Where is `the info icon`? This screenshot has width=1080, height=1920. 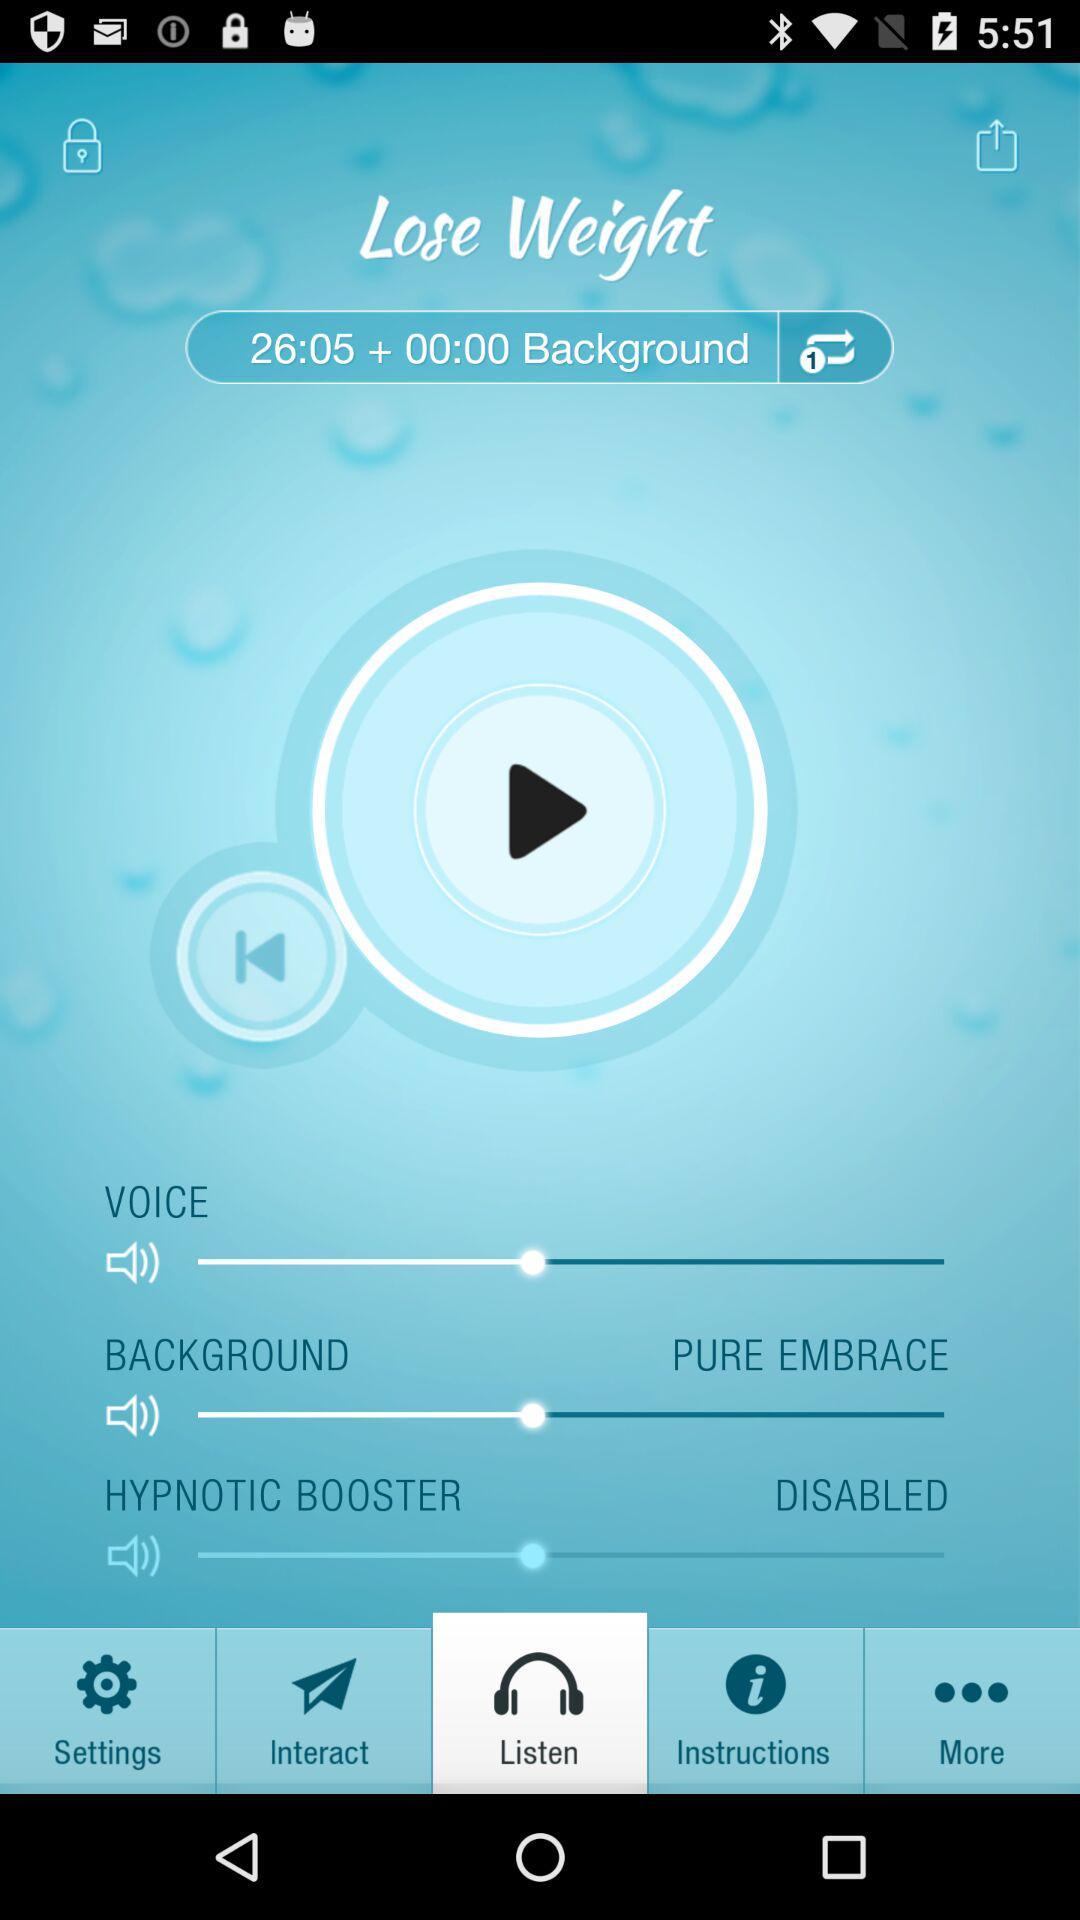 the info icon is located at coordinates (756, 1821).